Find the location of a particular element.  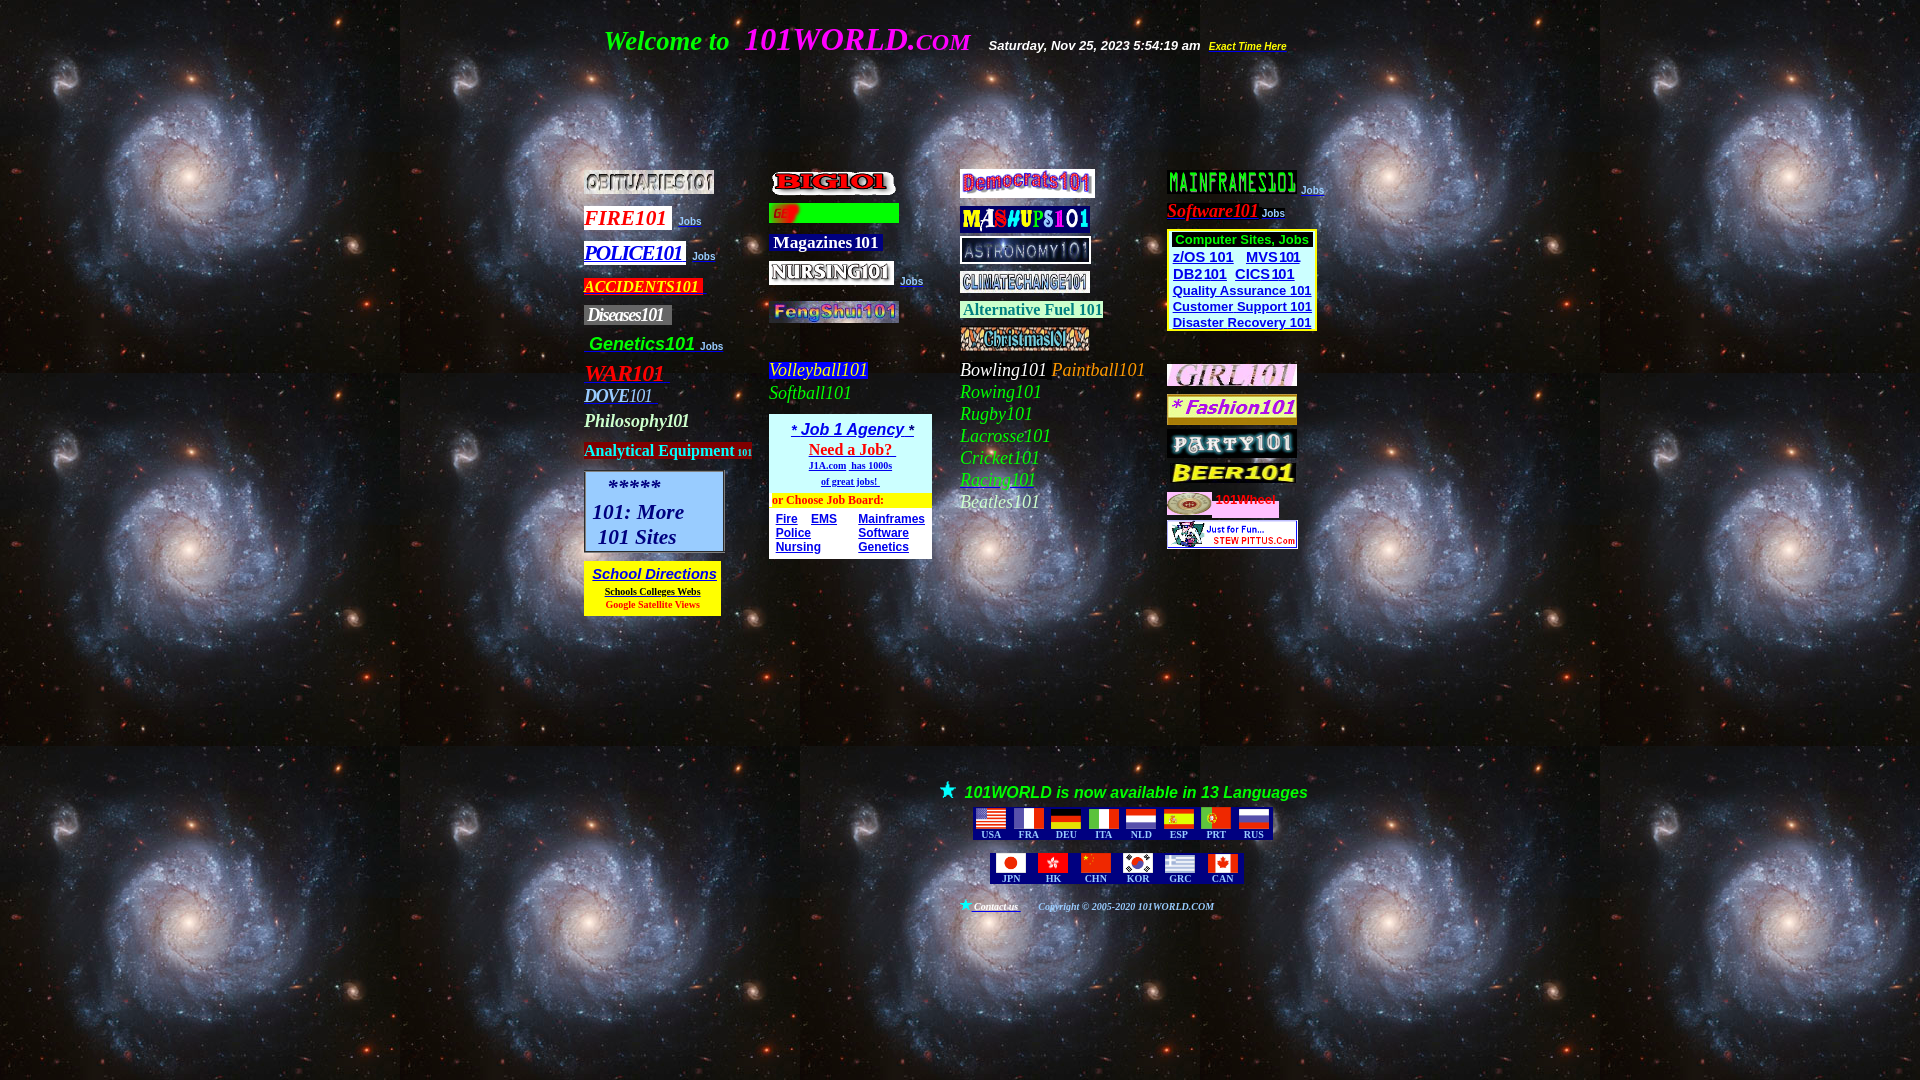

'EMS' is located at coordinates (824, 518).